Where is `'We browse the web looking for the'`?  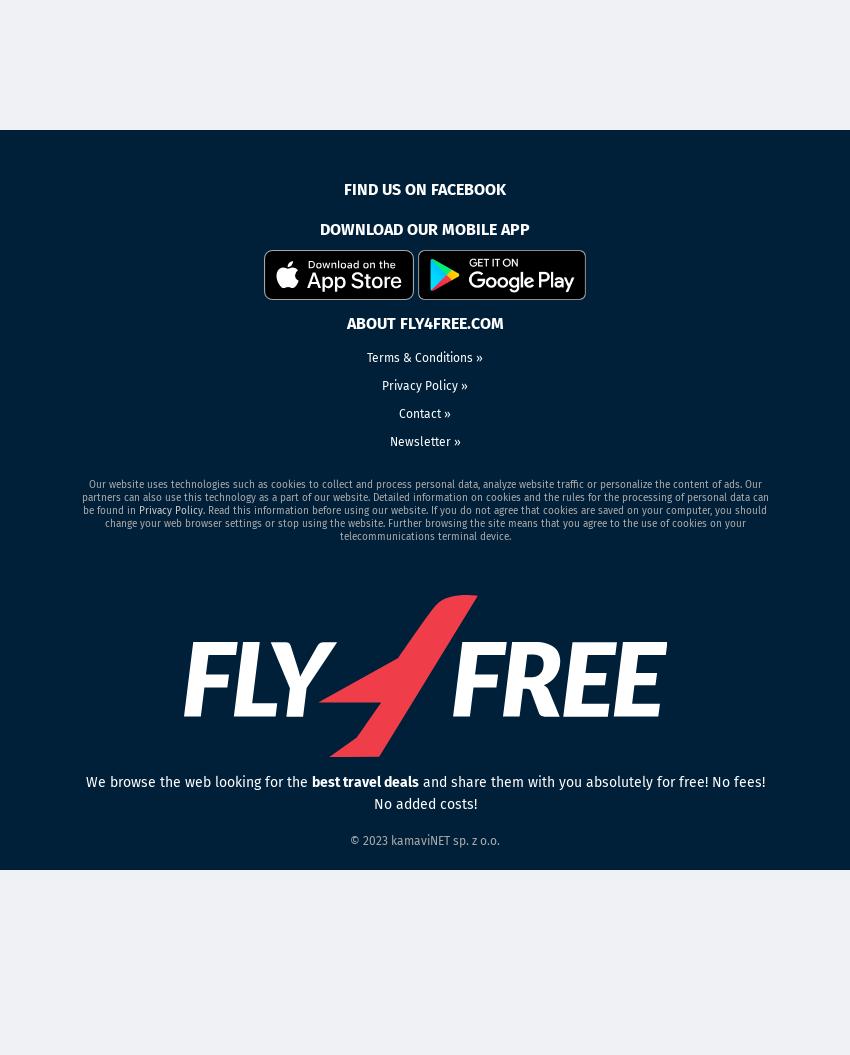 'We browse the web looking for the' is located at coordinates (196, 781).